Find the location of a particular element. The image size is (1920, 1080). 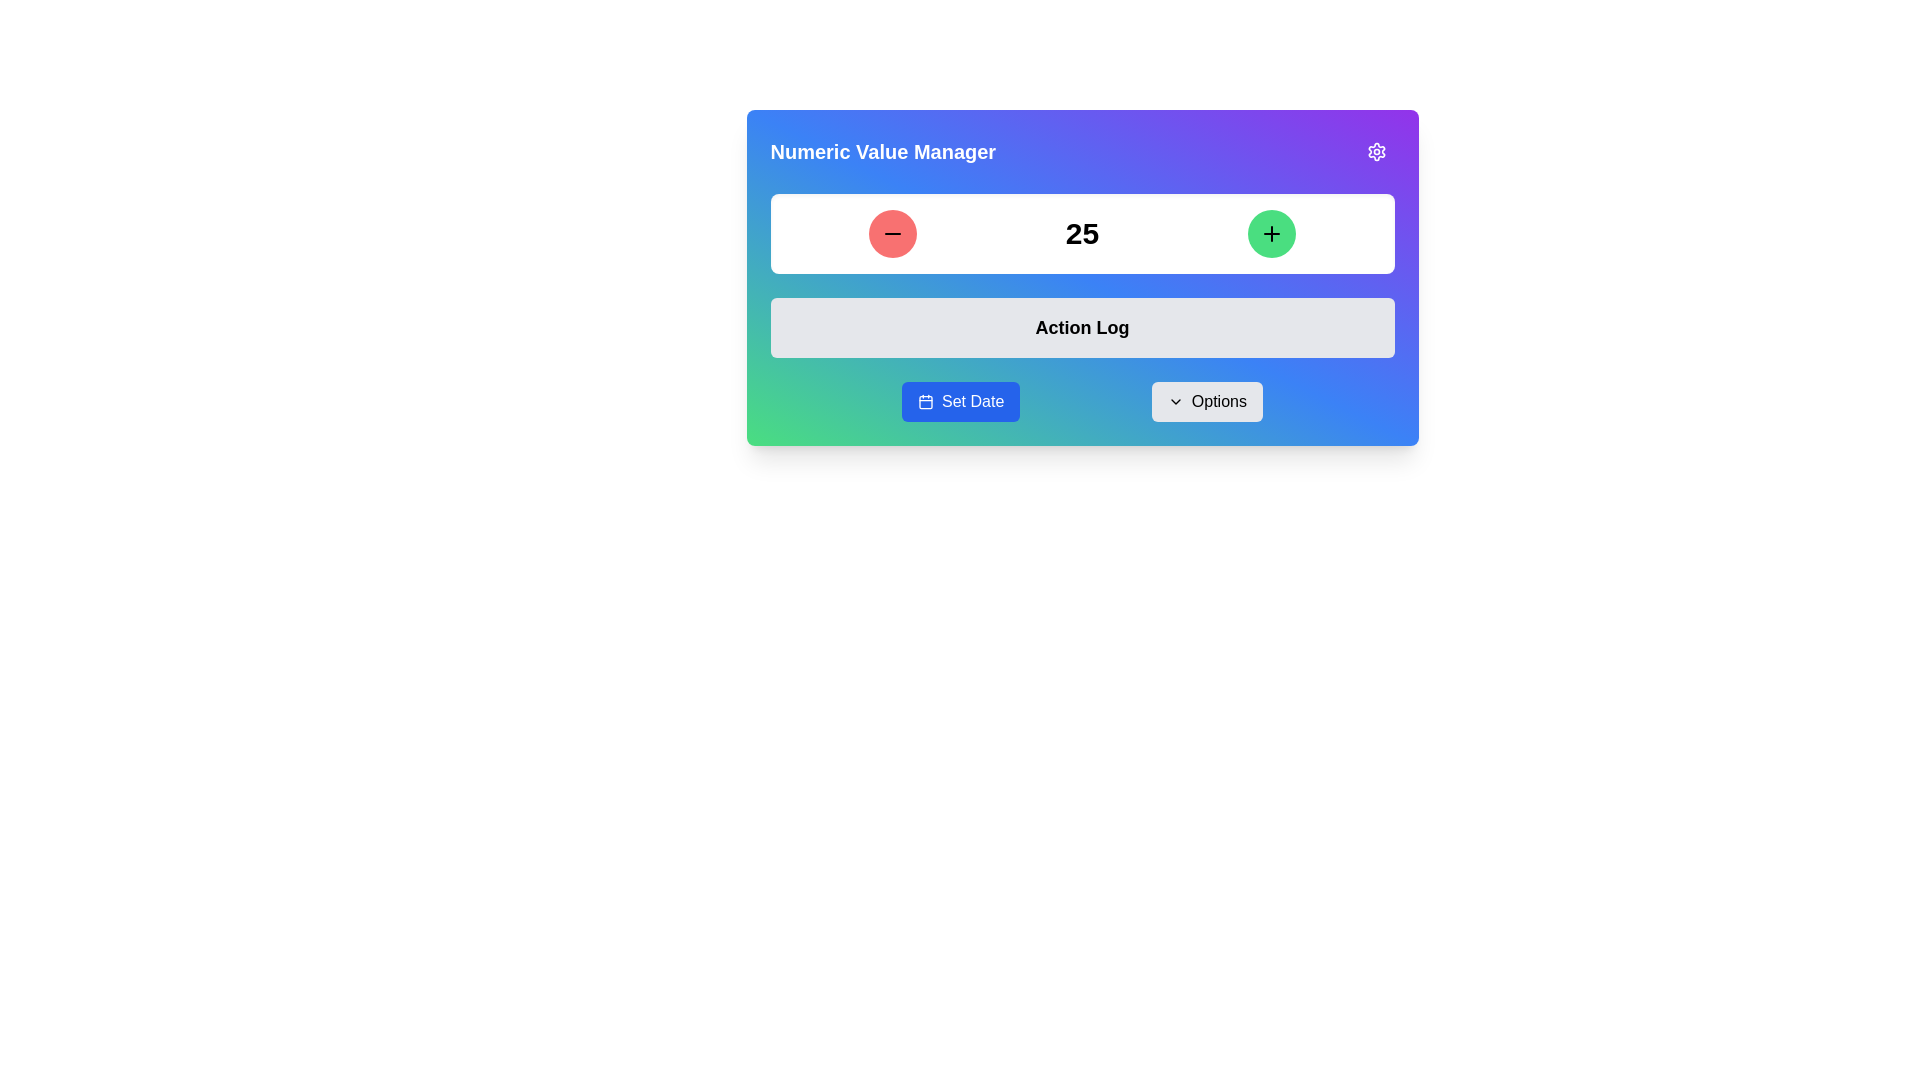

the 'Action Log' text heading, which is a rectangular section with a light gray background and bold black text, centrally located below a white section and between two buttons is located at coordinates (1081, 326).